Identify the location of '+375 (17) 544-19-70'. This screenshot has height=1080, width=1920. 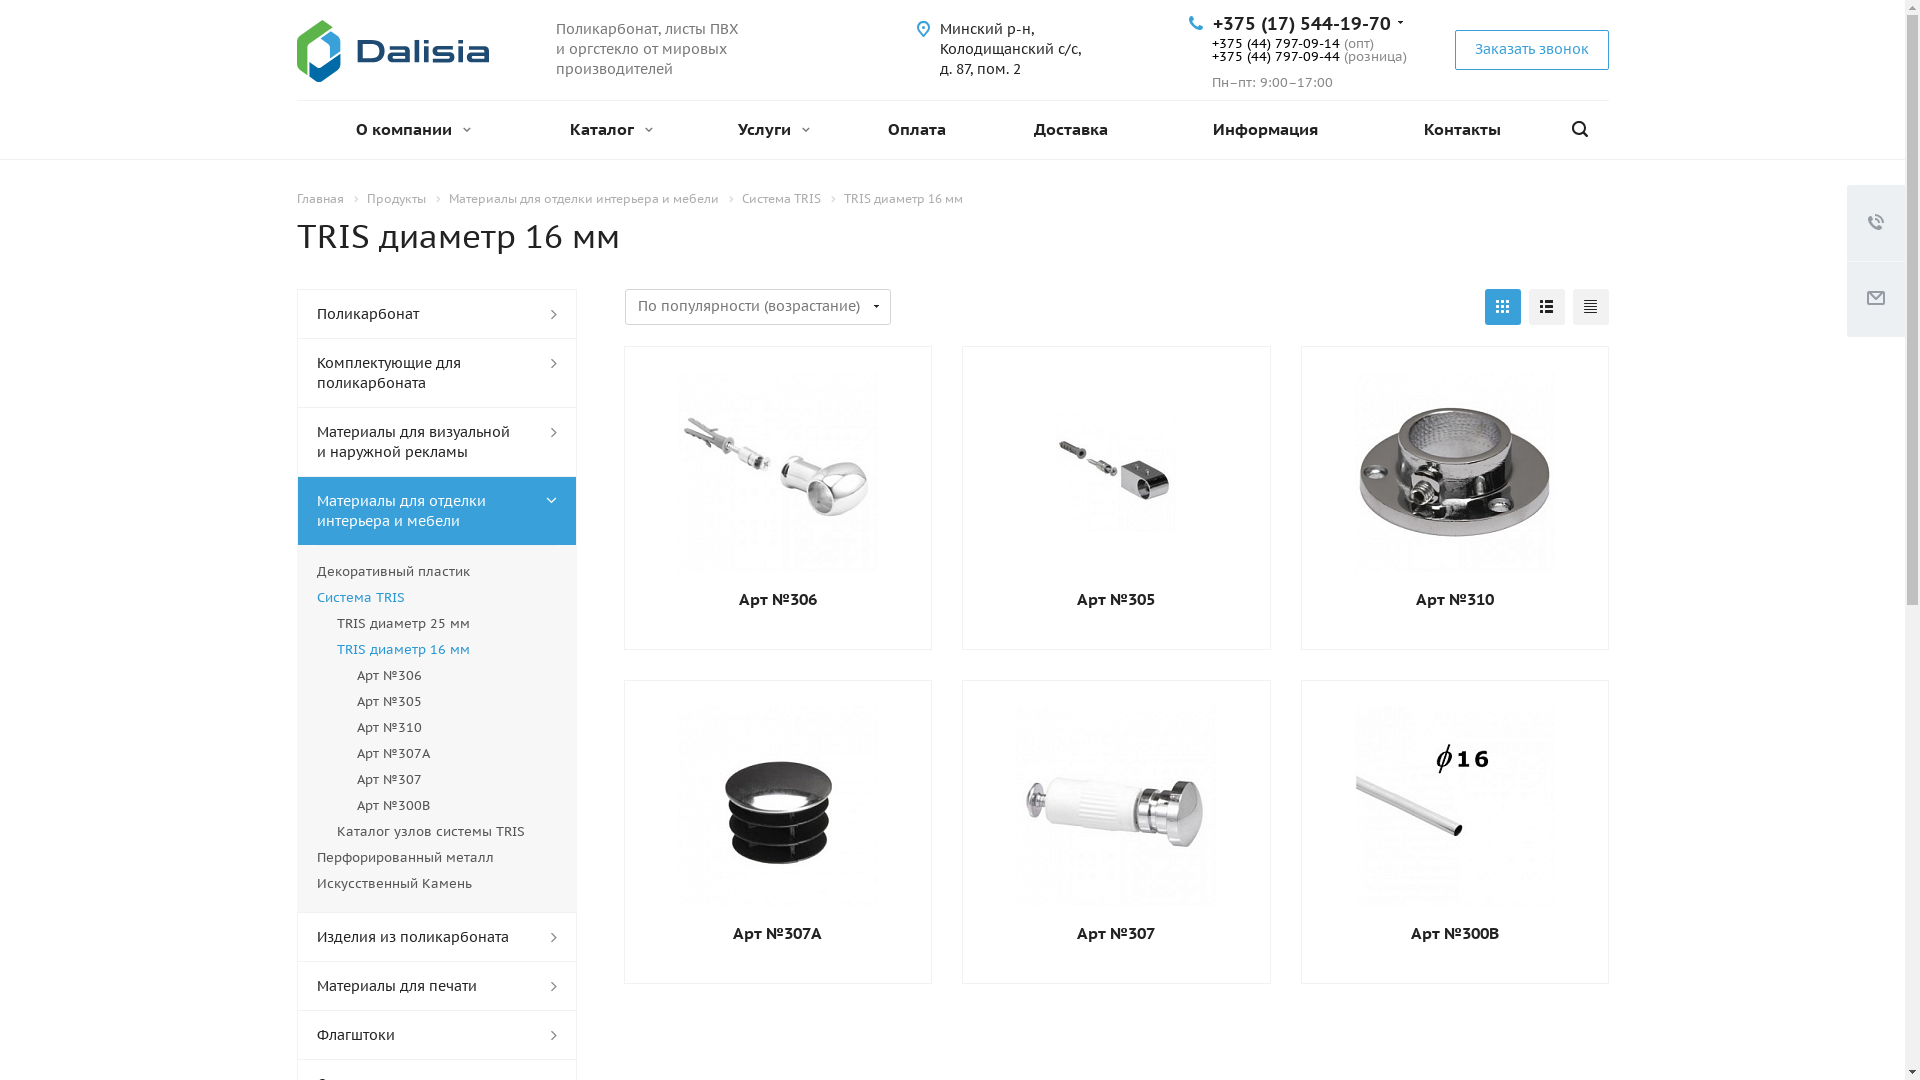
(1300, 23).